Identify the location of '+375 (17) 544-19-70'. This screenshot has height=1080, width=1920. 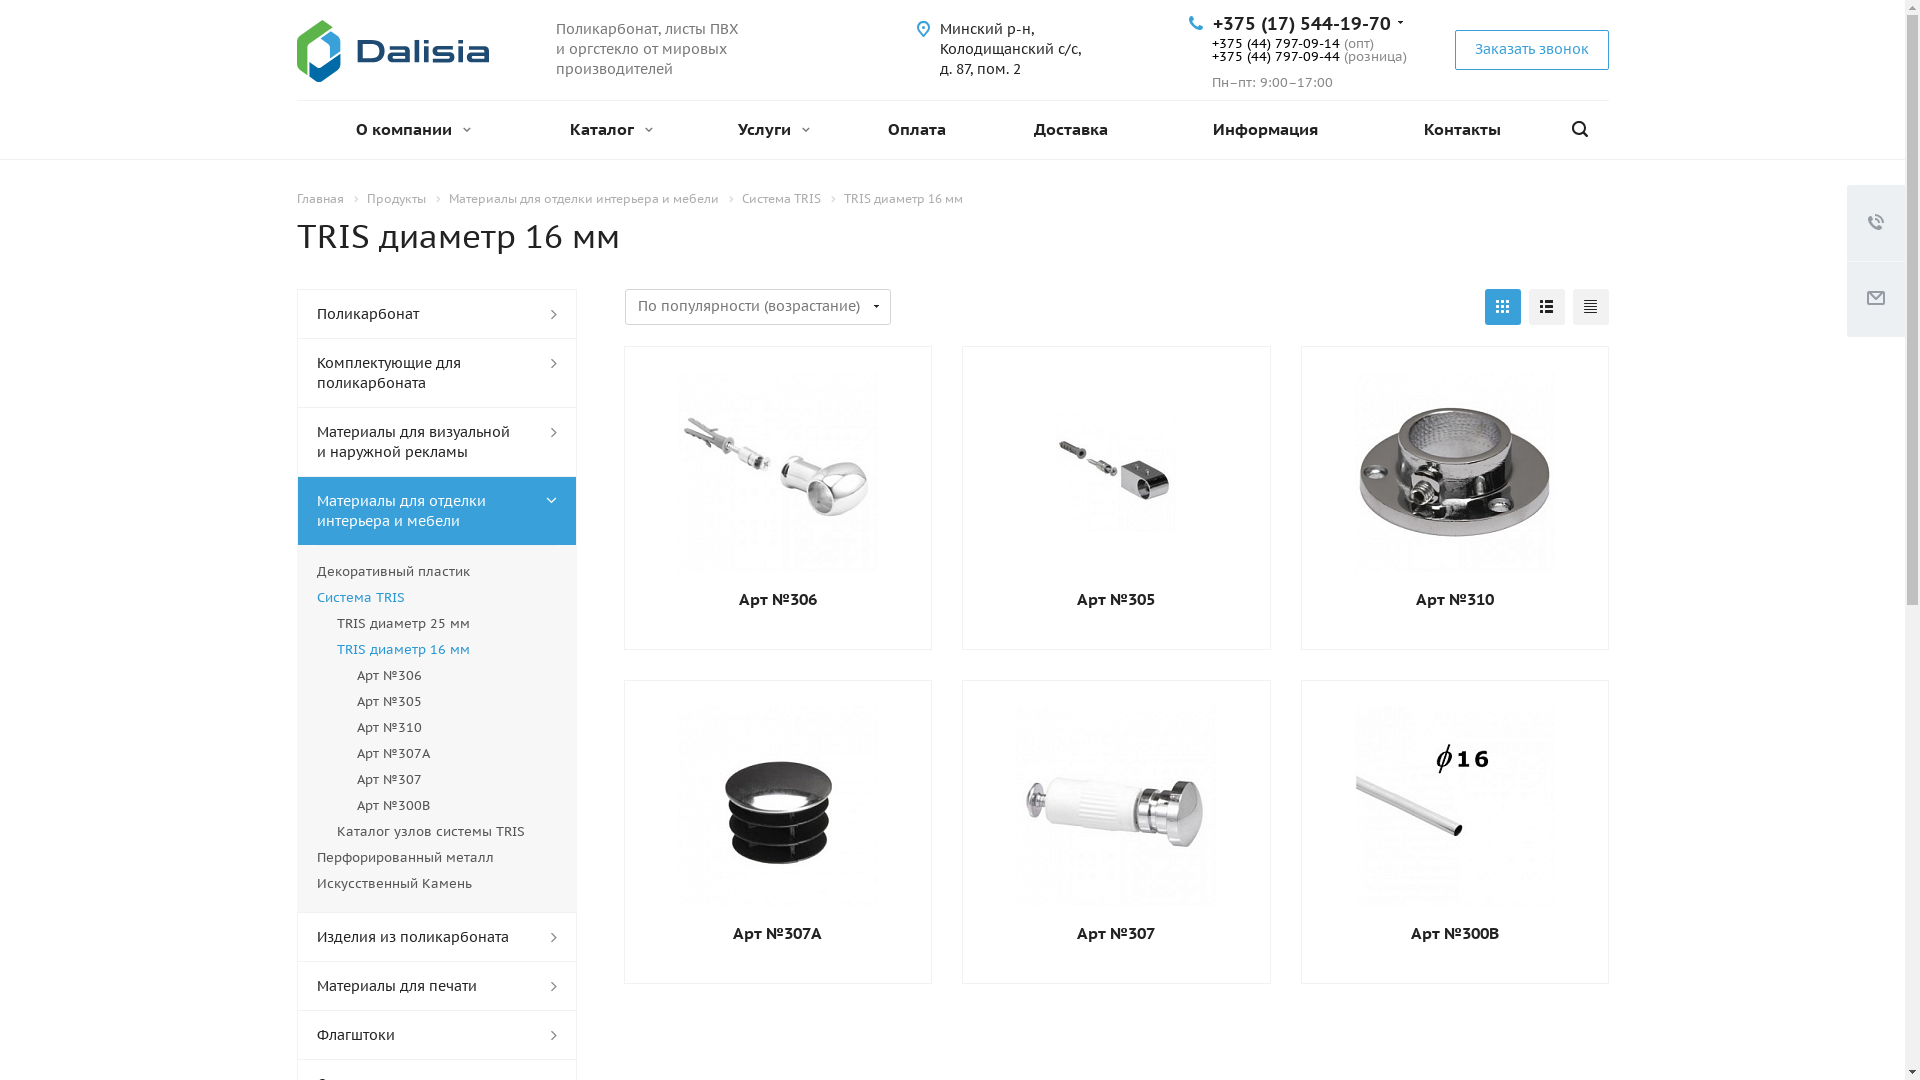
(1300, 23).